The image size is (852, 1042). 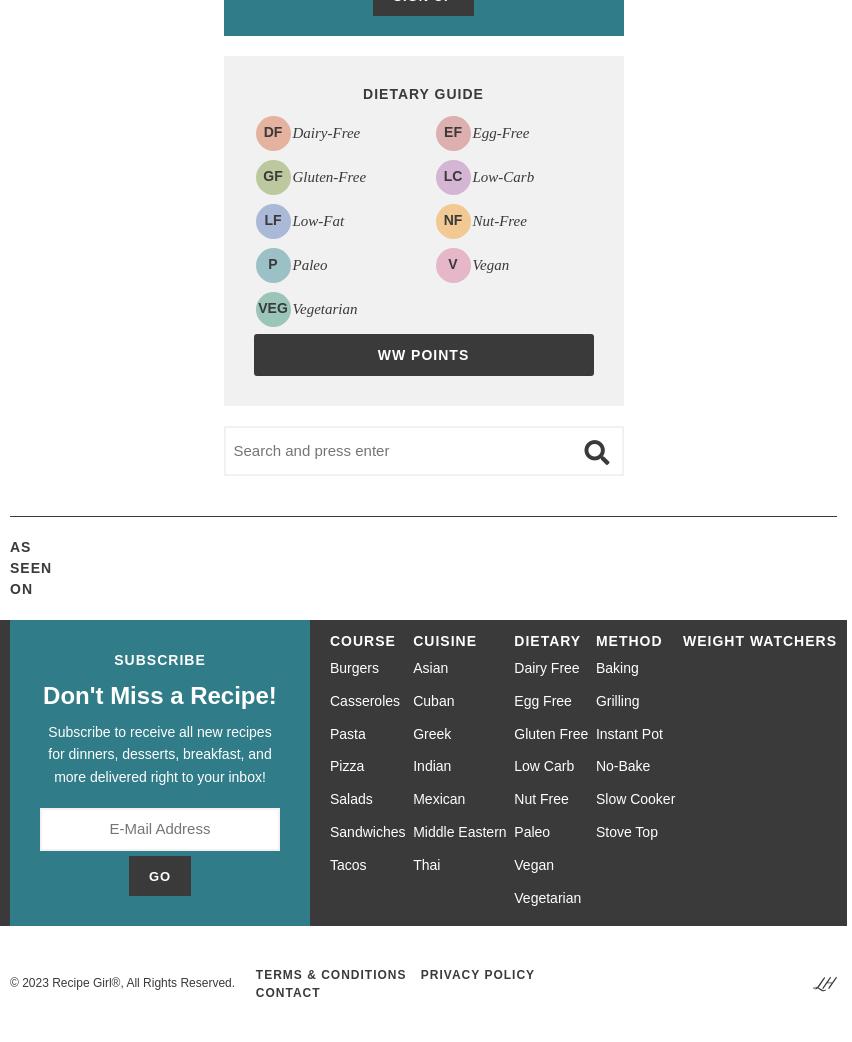 I want to click on 'V', so click(x=451, y=263).